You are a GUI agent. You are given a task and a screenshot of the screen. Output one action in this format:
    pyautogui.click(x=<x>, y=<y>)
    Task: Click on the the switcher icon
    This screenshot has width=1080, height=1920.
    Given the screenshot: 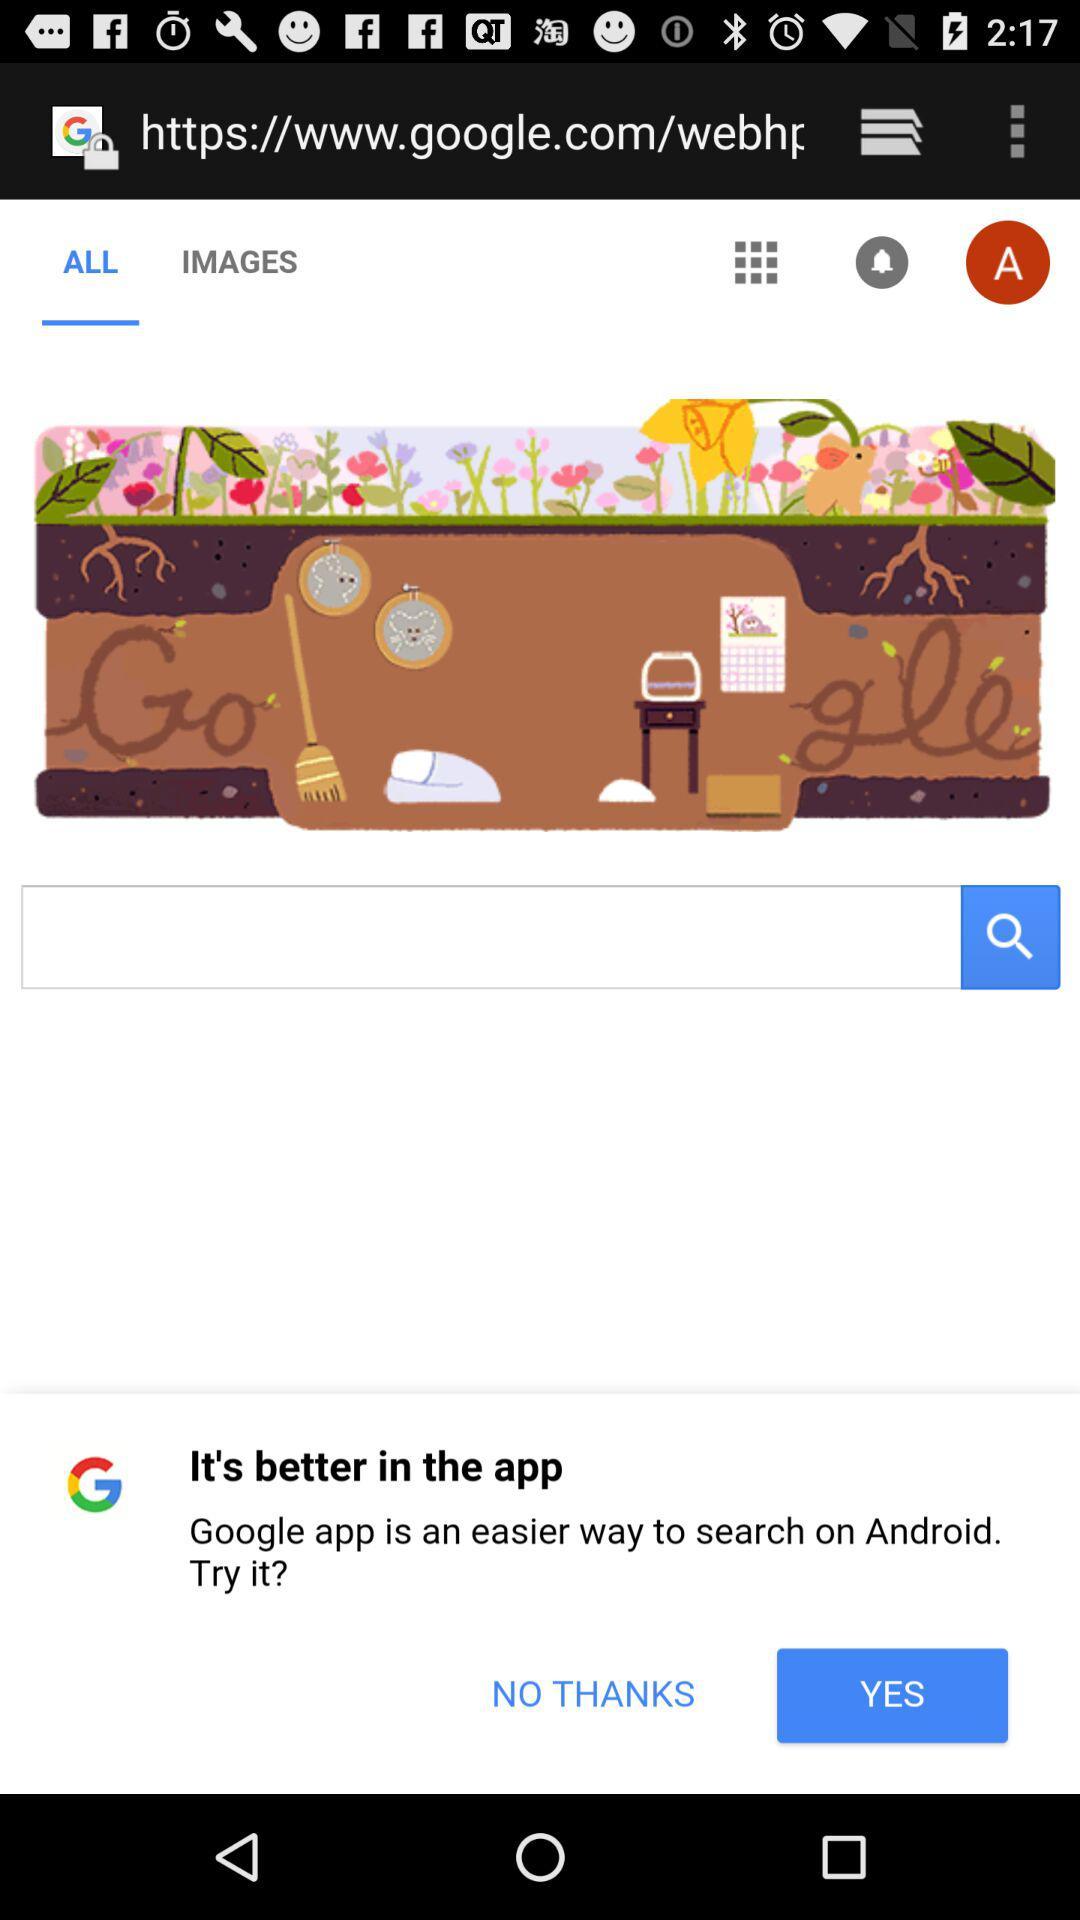 What is the action you would take?
    pyautogui.click(x=890, y=139)
    